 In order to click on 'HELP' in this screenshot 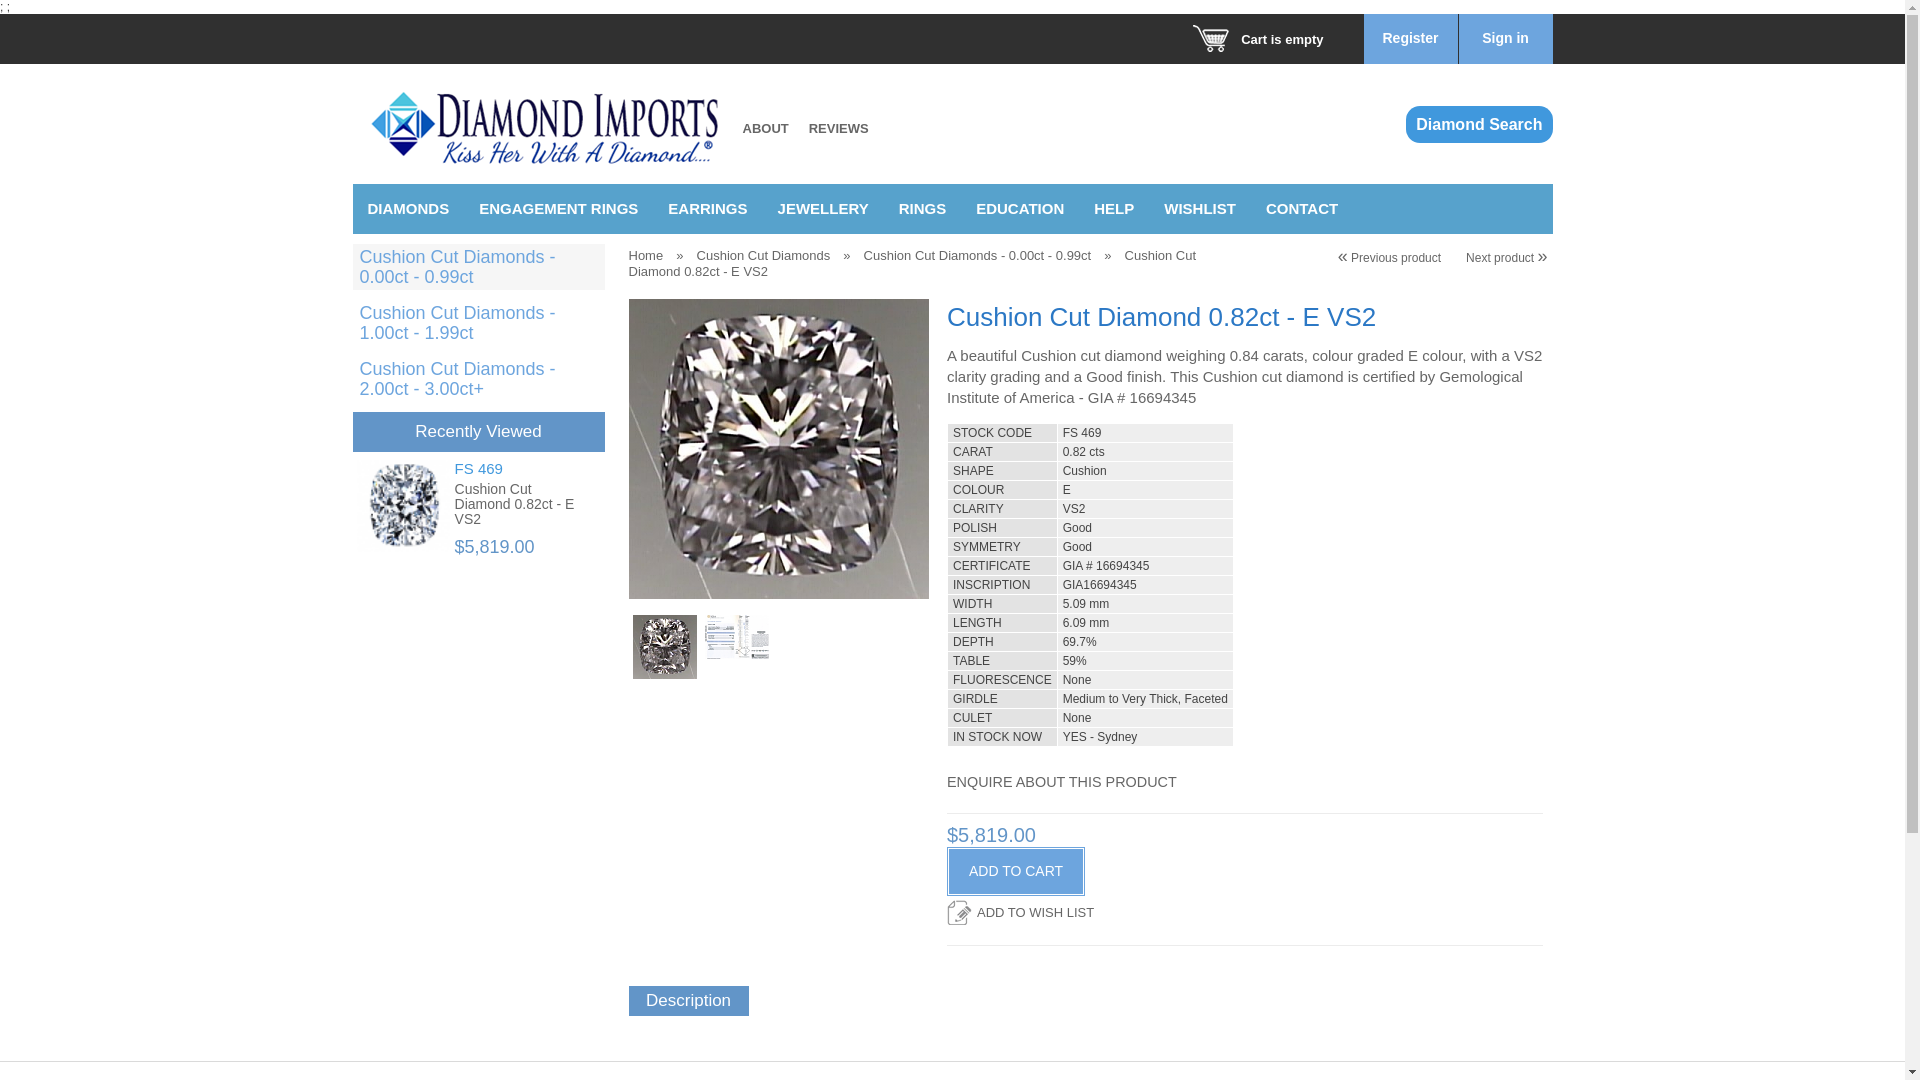, I will do `click(1112, 208)`.